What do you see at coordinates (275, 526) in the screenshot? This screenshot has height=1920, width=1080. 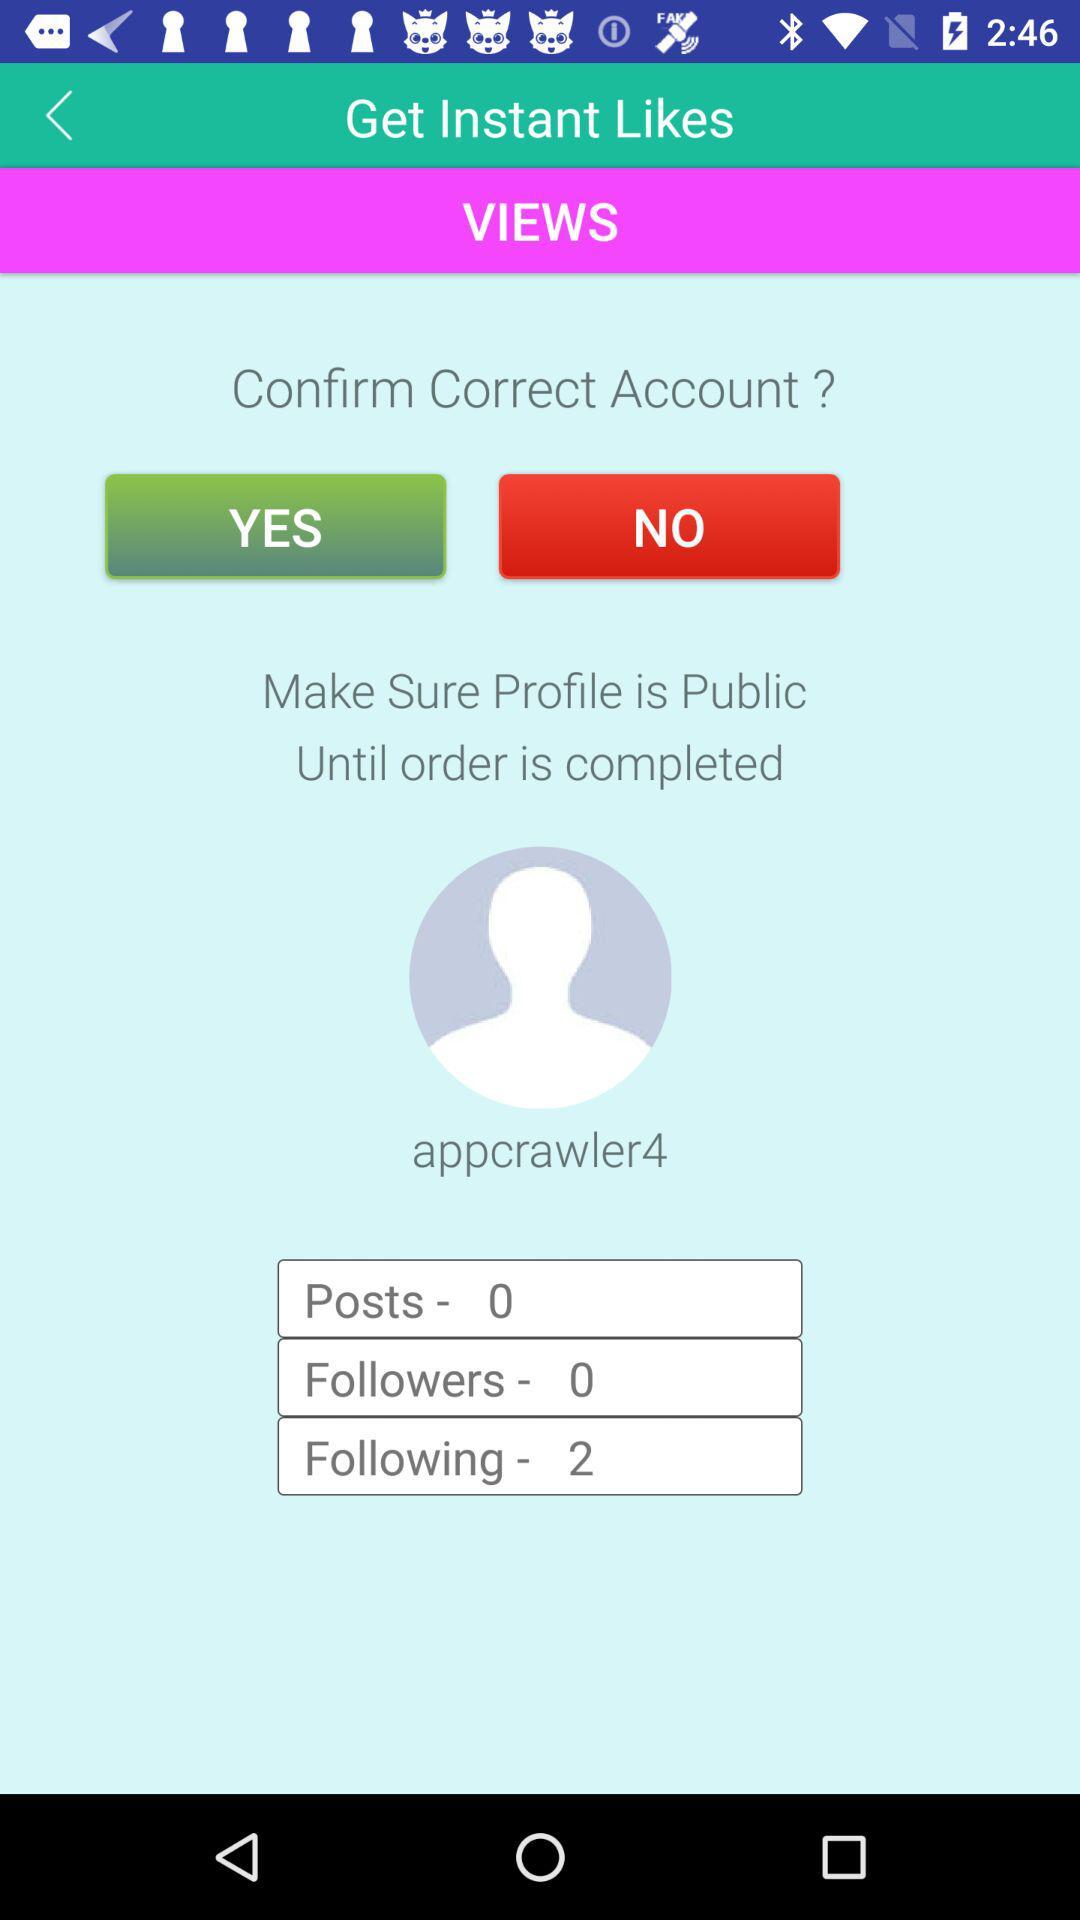 I see `yes item` at bounding box center [275, 526].